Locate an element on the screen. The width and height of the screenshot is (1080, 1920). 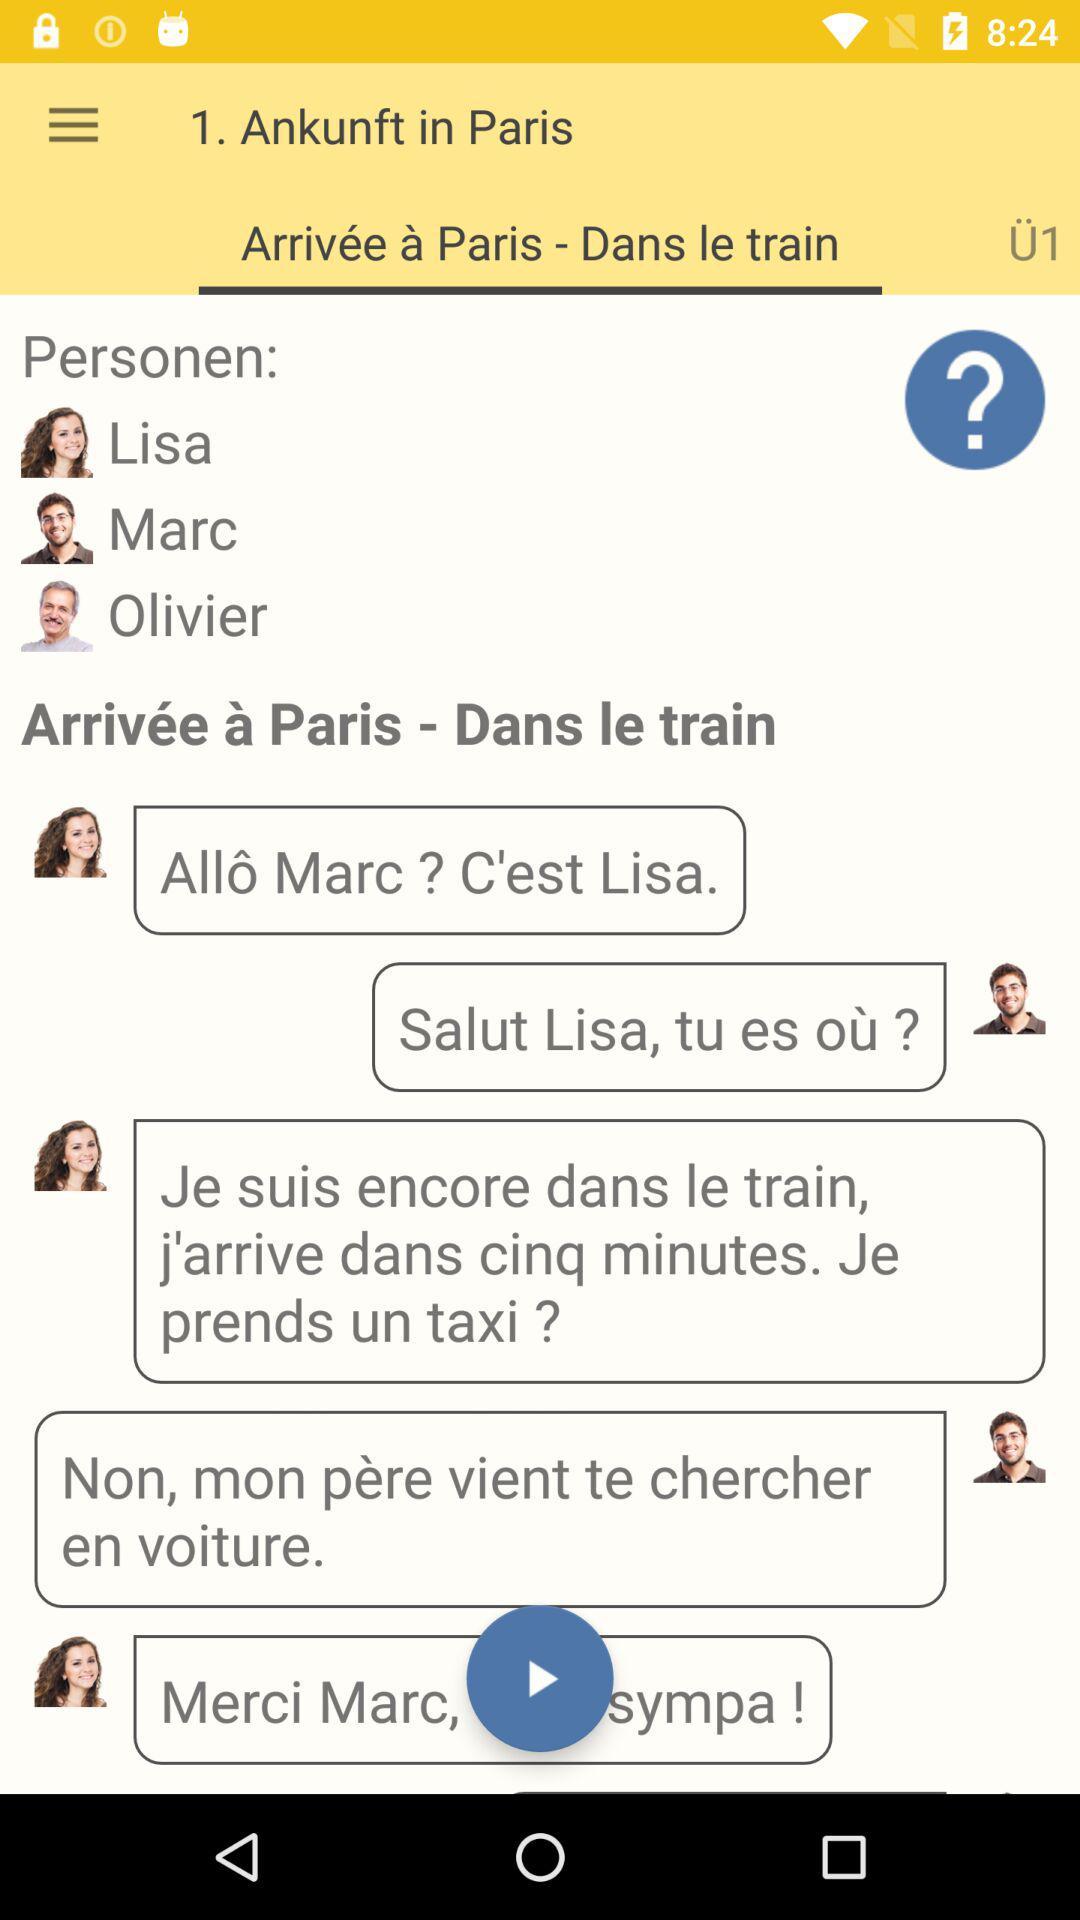
the play icon is located at coordinates (540, 1678).